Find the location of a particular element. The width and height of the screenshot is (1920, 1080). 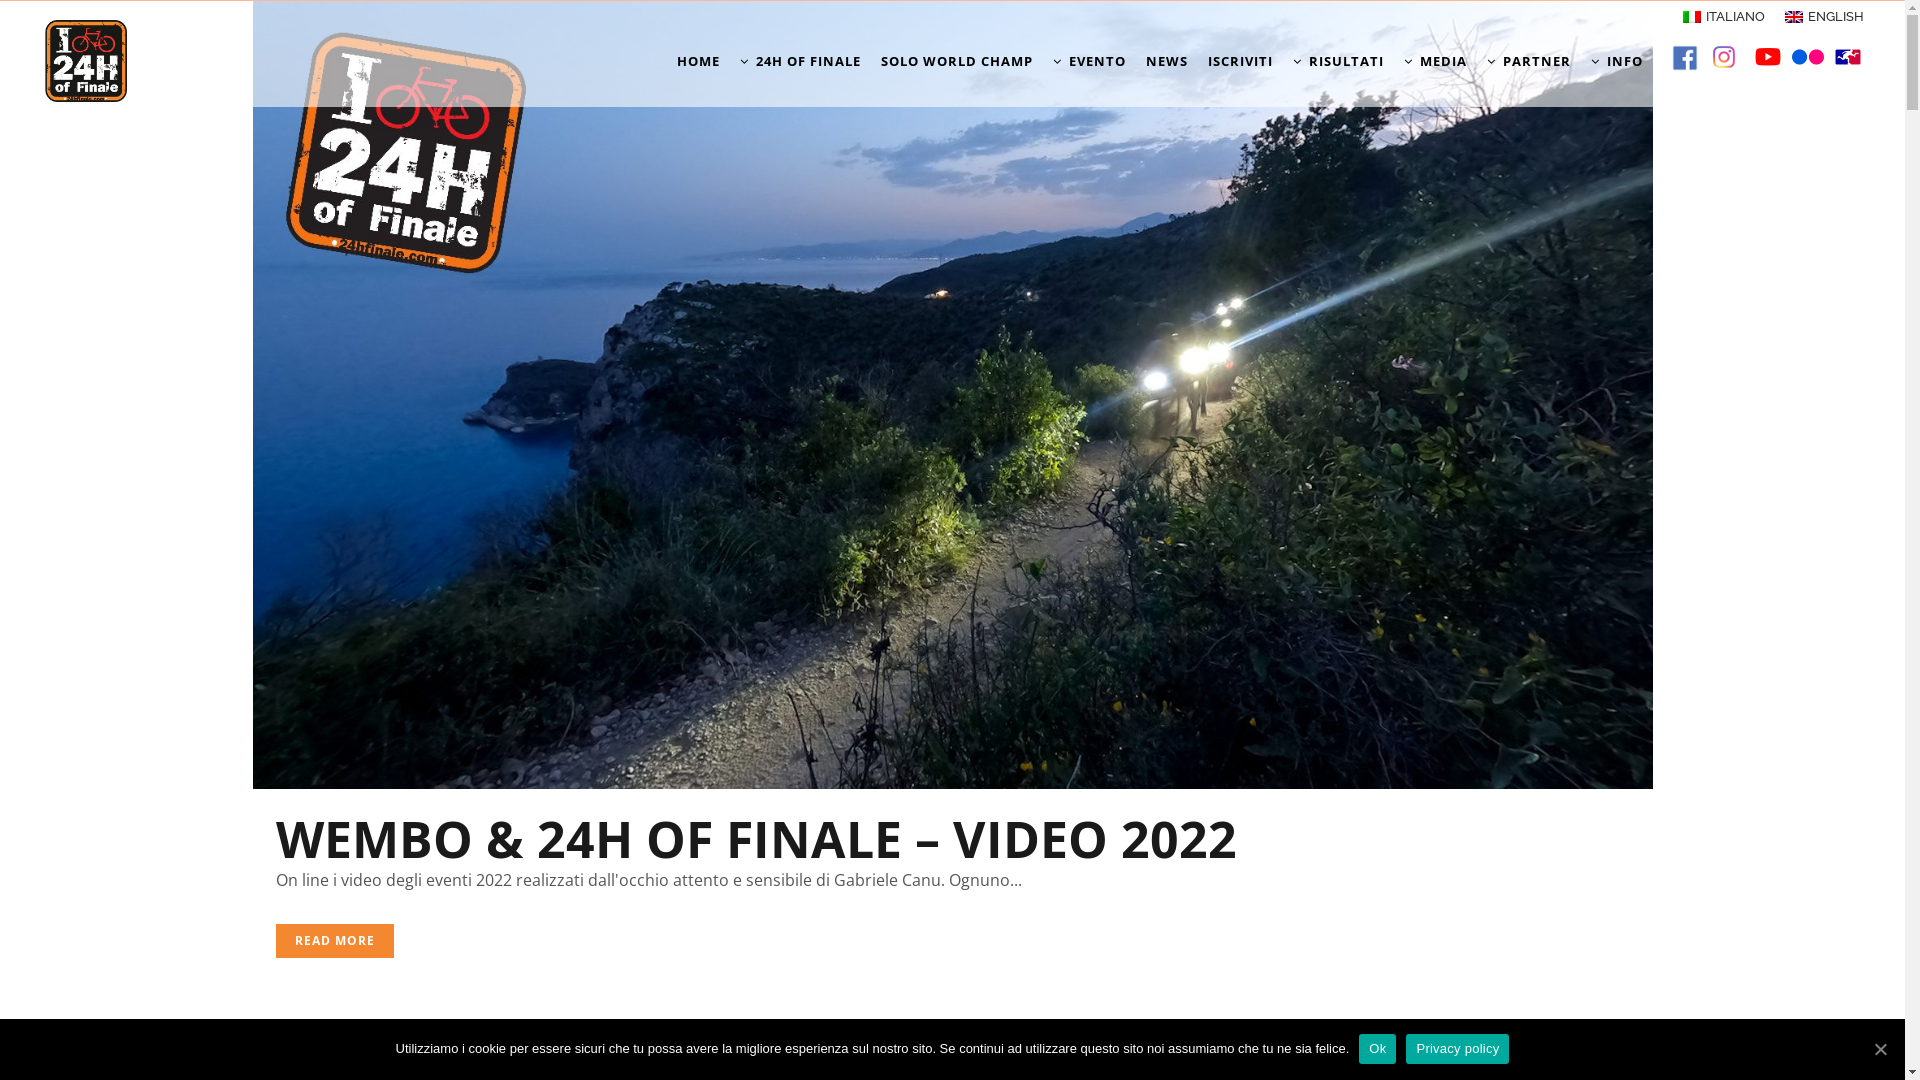

'facebook' is located at coordinates (1683, 56).